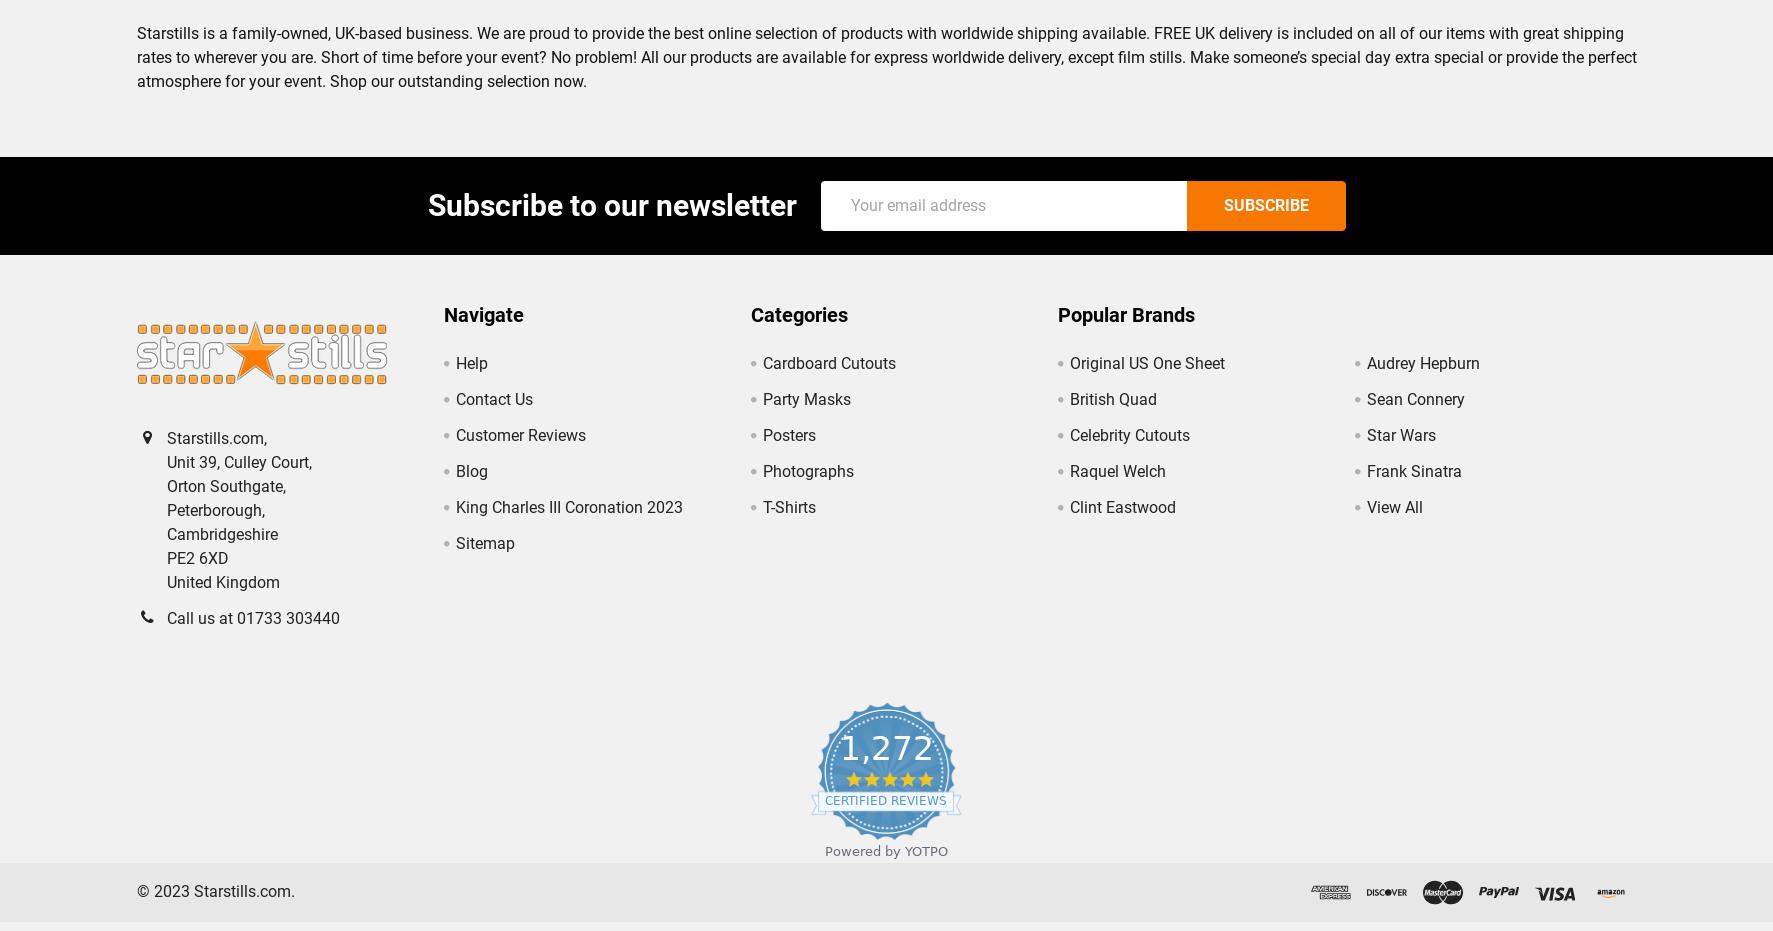 Image resolution: width=1773 pixels, height=931 pixels. What do you see at coordinates (1414, 414) in the screenshot?
I see `'Sean Connery'` at bounding box center [1414, 414].